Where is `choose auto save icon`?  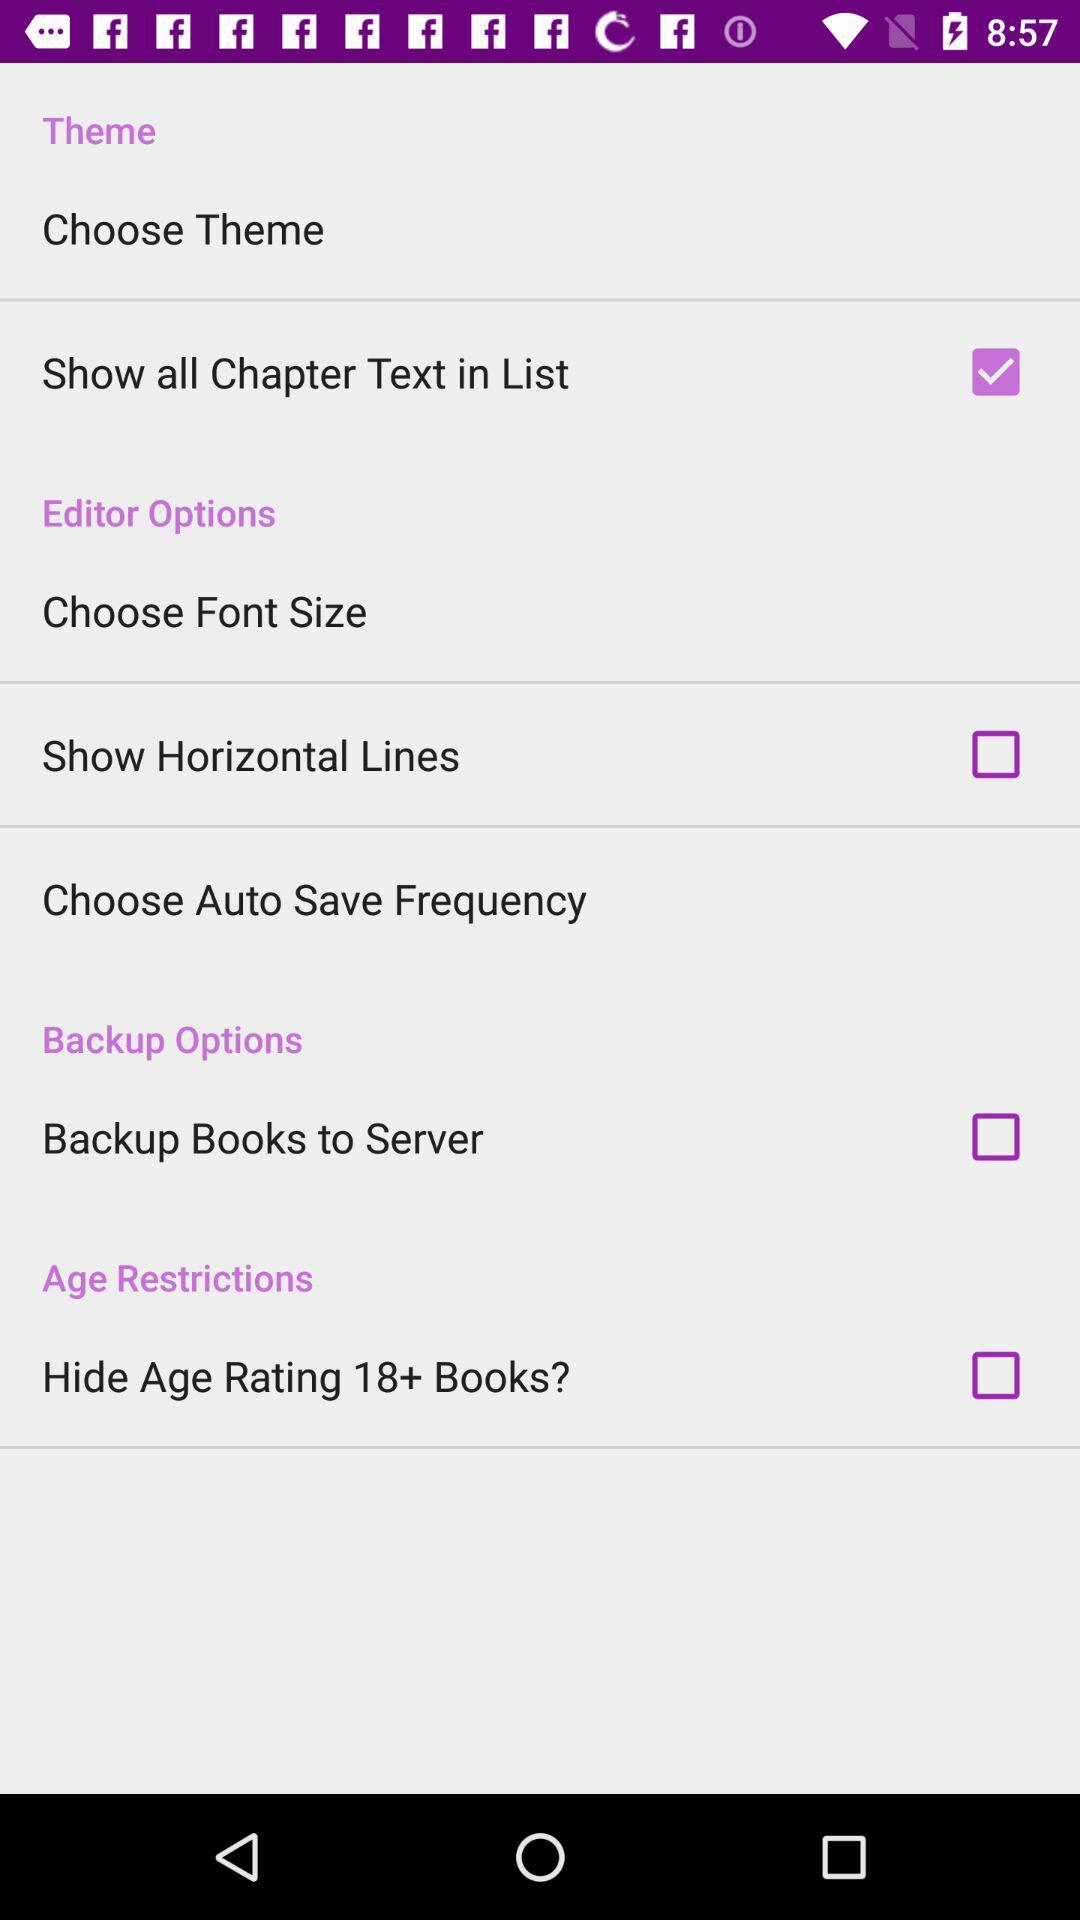 choose auto save icon is located at coordinates (314, 897).